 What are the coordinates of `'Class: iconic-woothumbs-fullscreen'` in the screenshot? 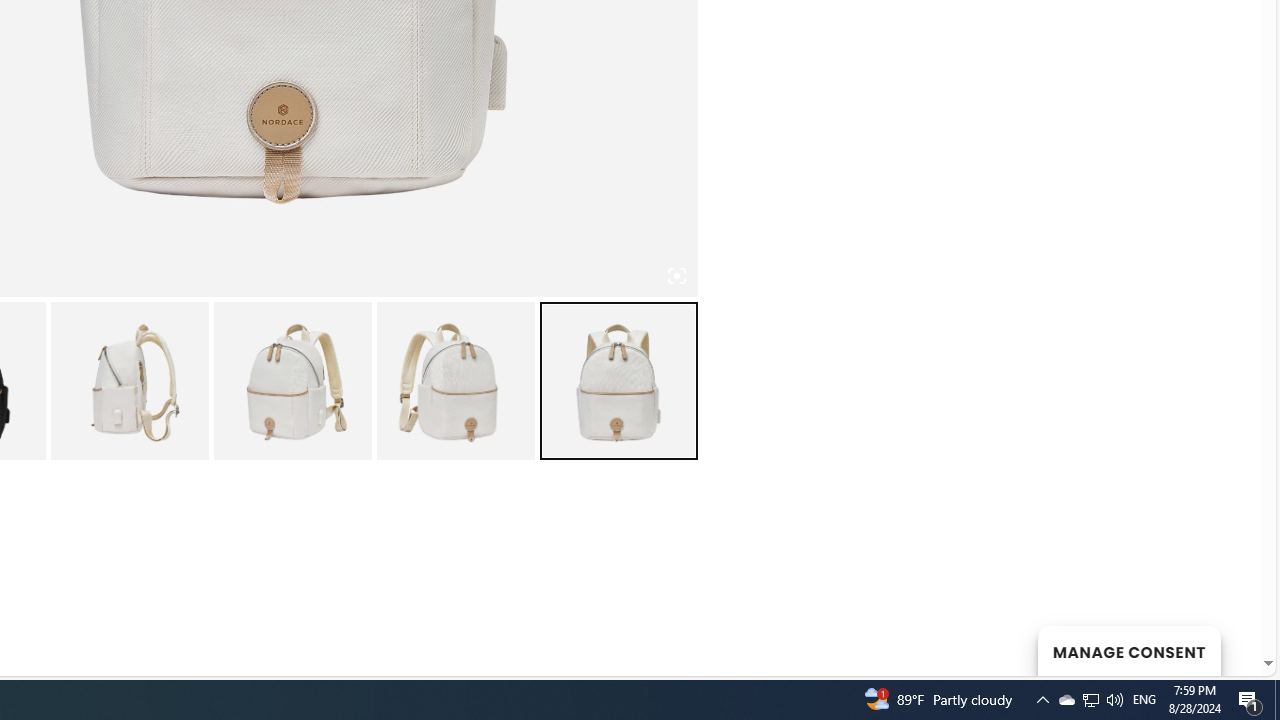 It's located at (676, 276).